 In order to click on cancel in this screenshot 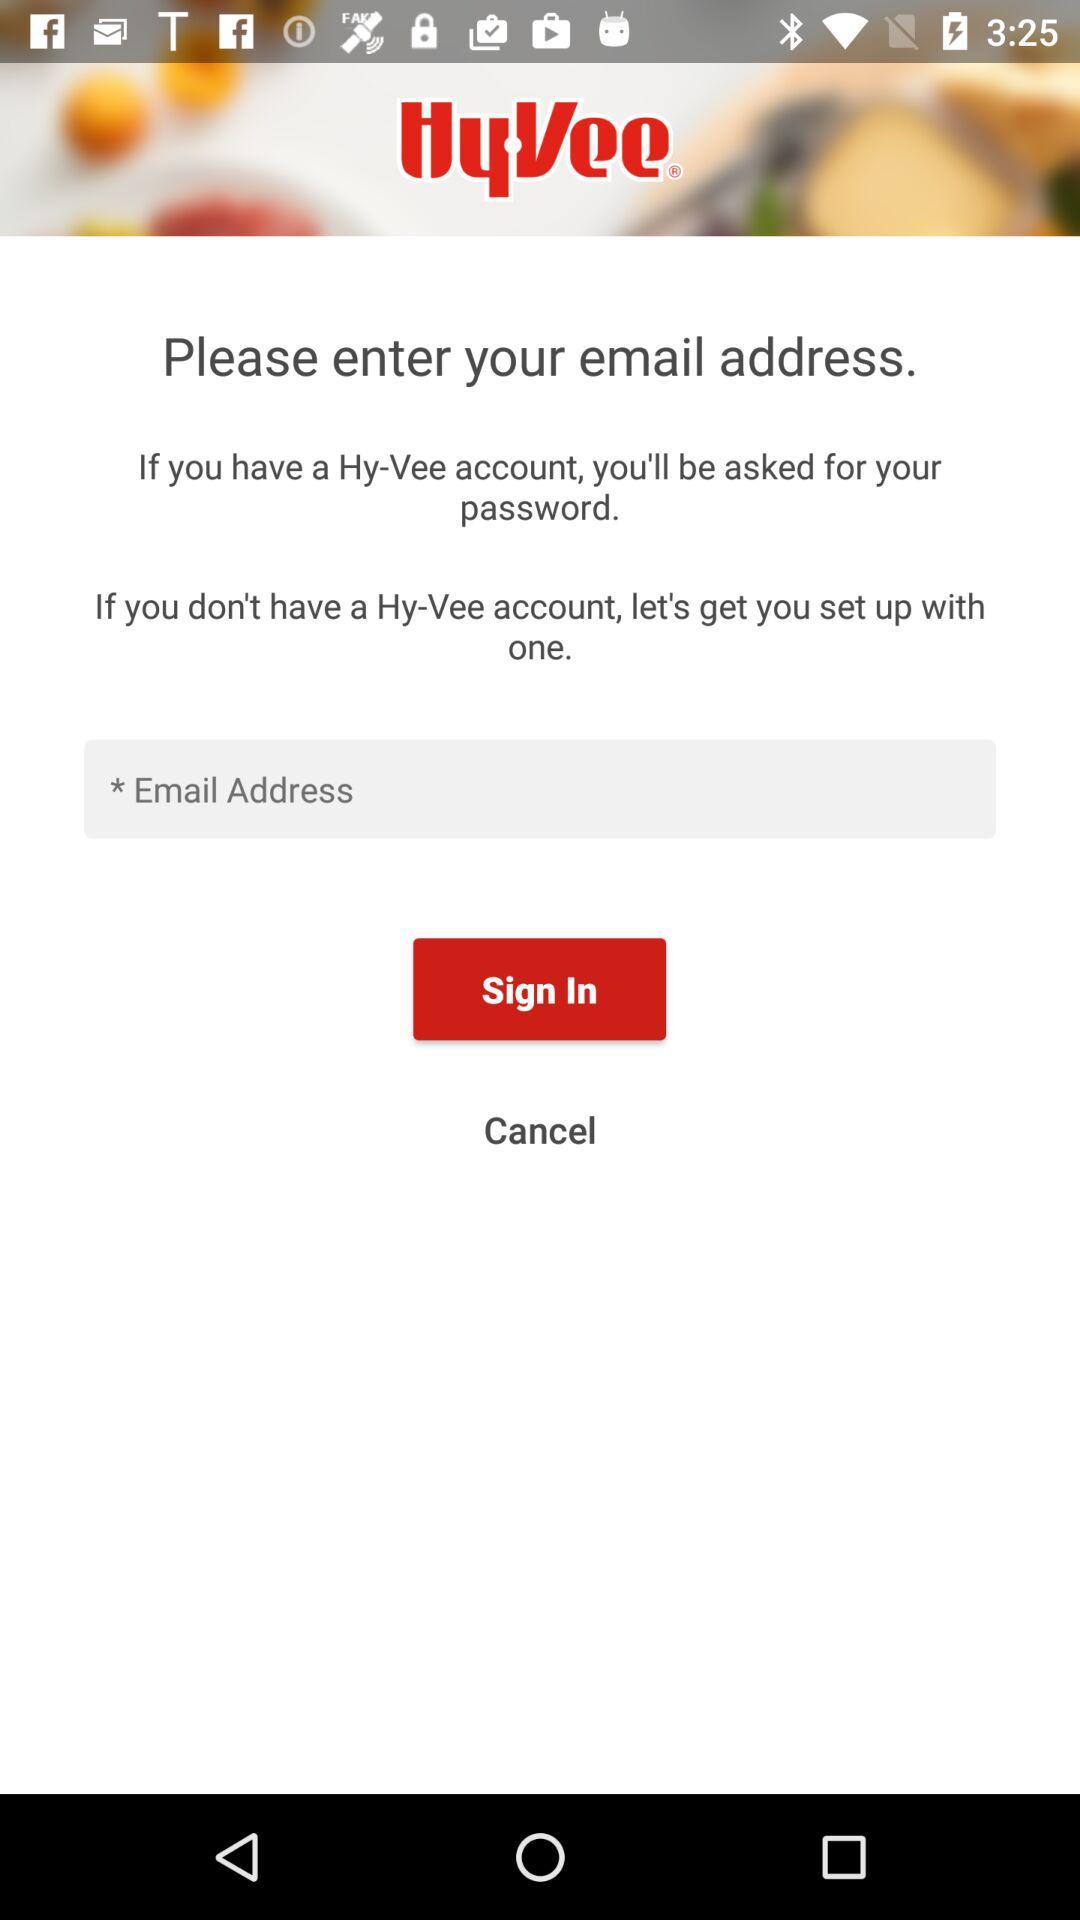, I will do `click(540, 1129)`.